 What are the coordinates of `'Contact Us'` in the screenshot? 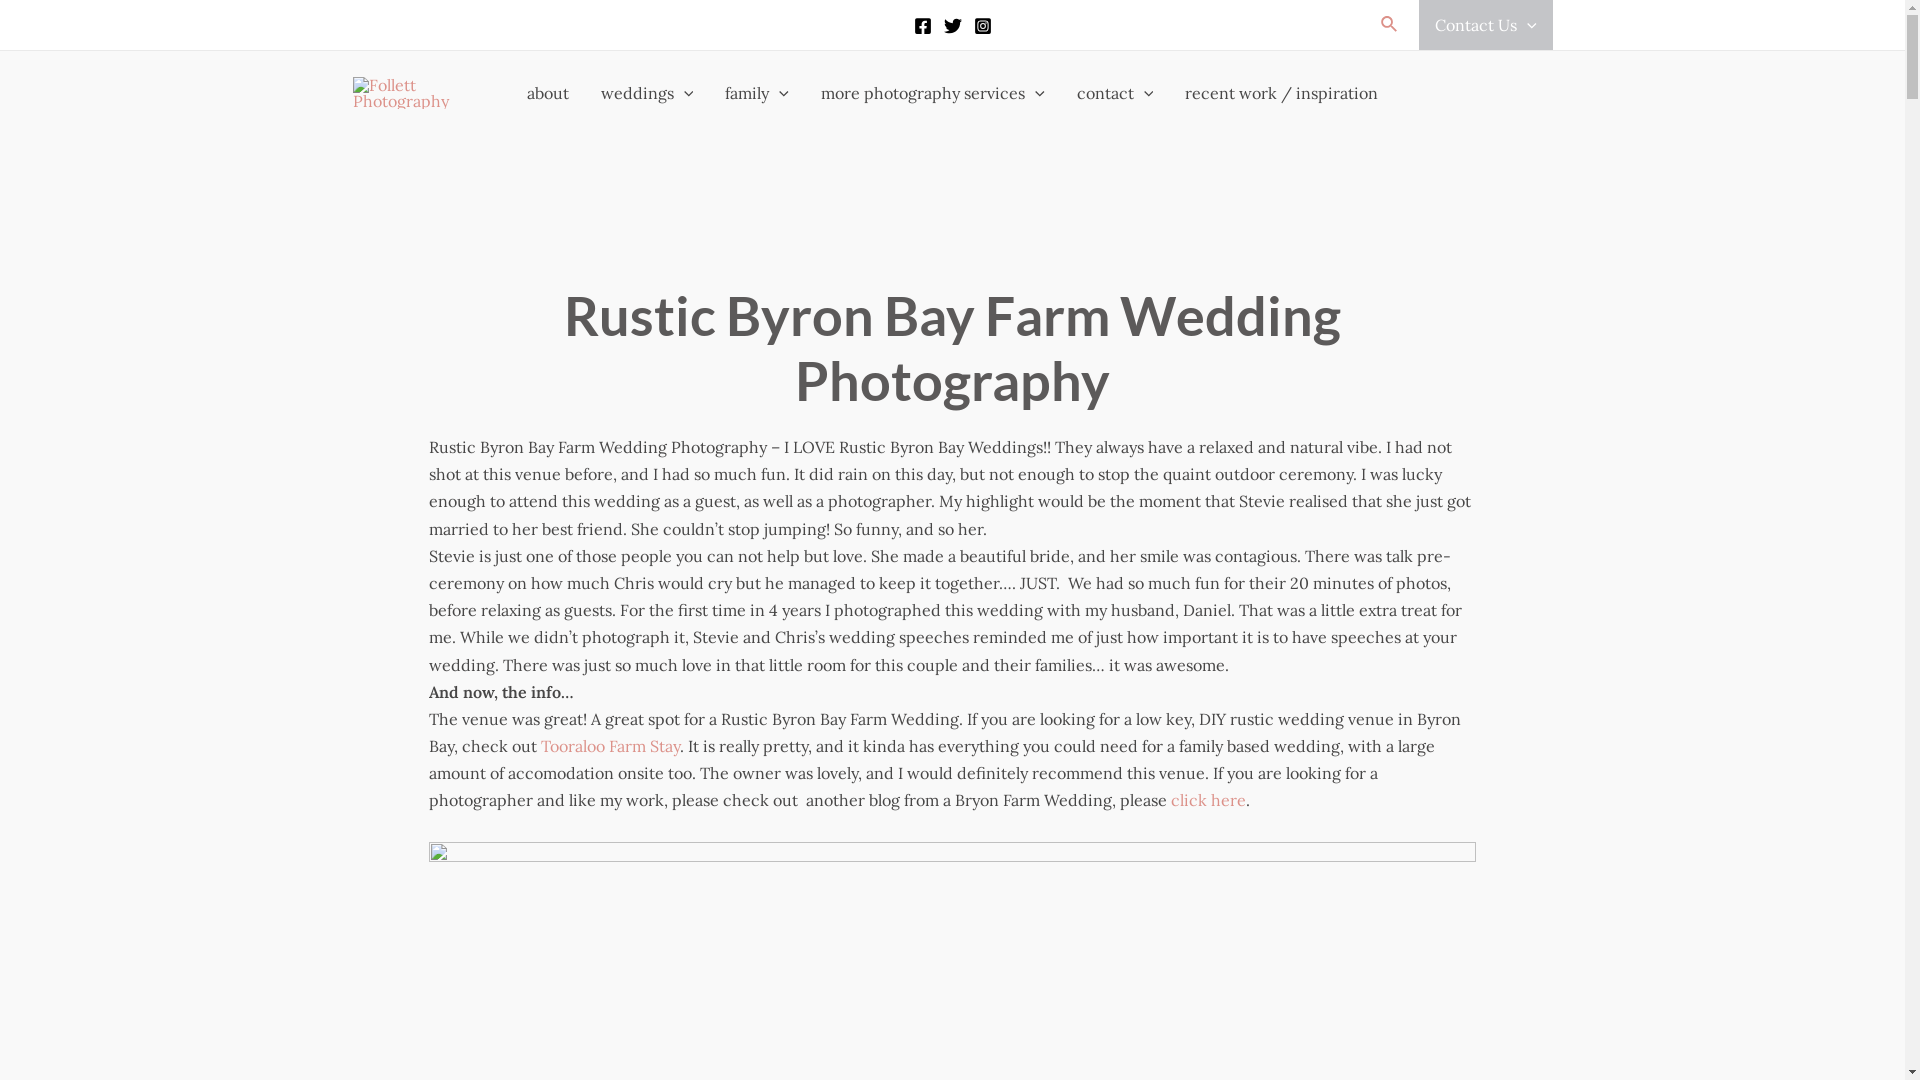 It's located at (1486, 24).